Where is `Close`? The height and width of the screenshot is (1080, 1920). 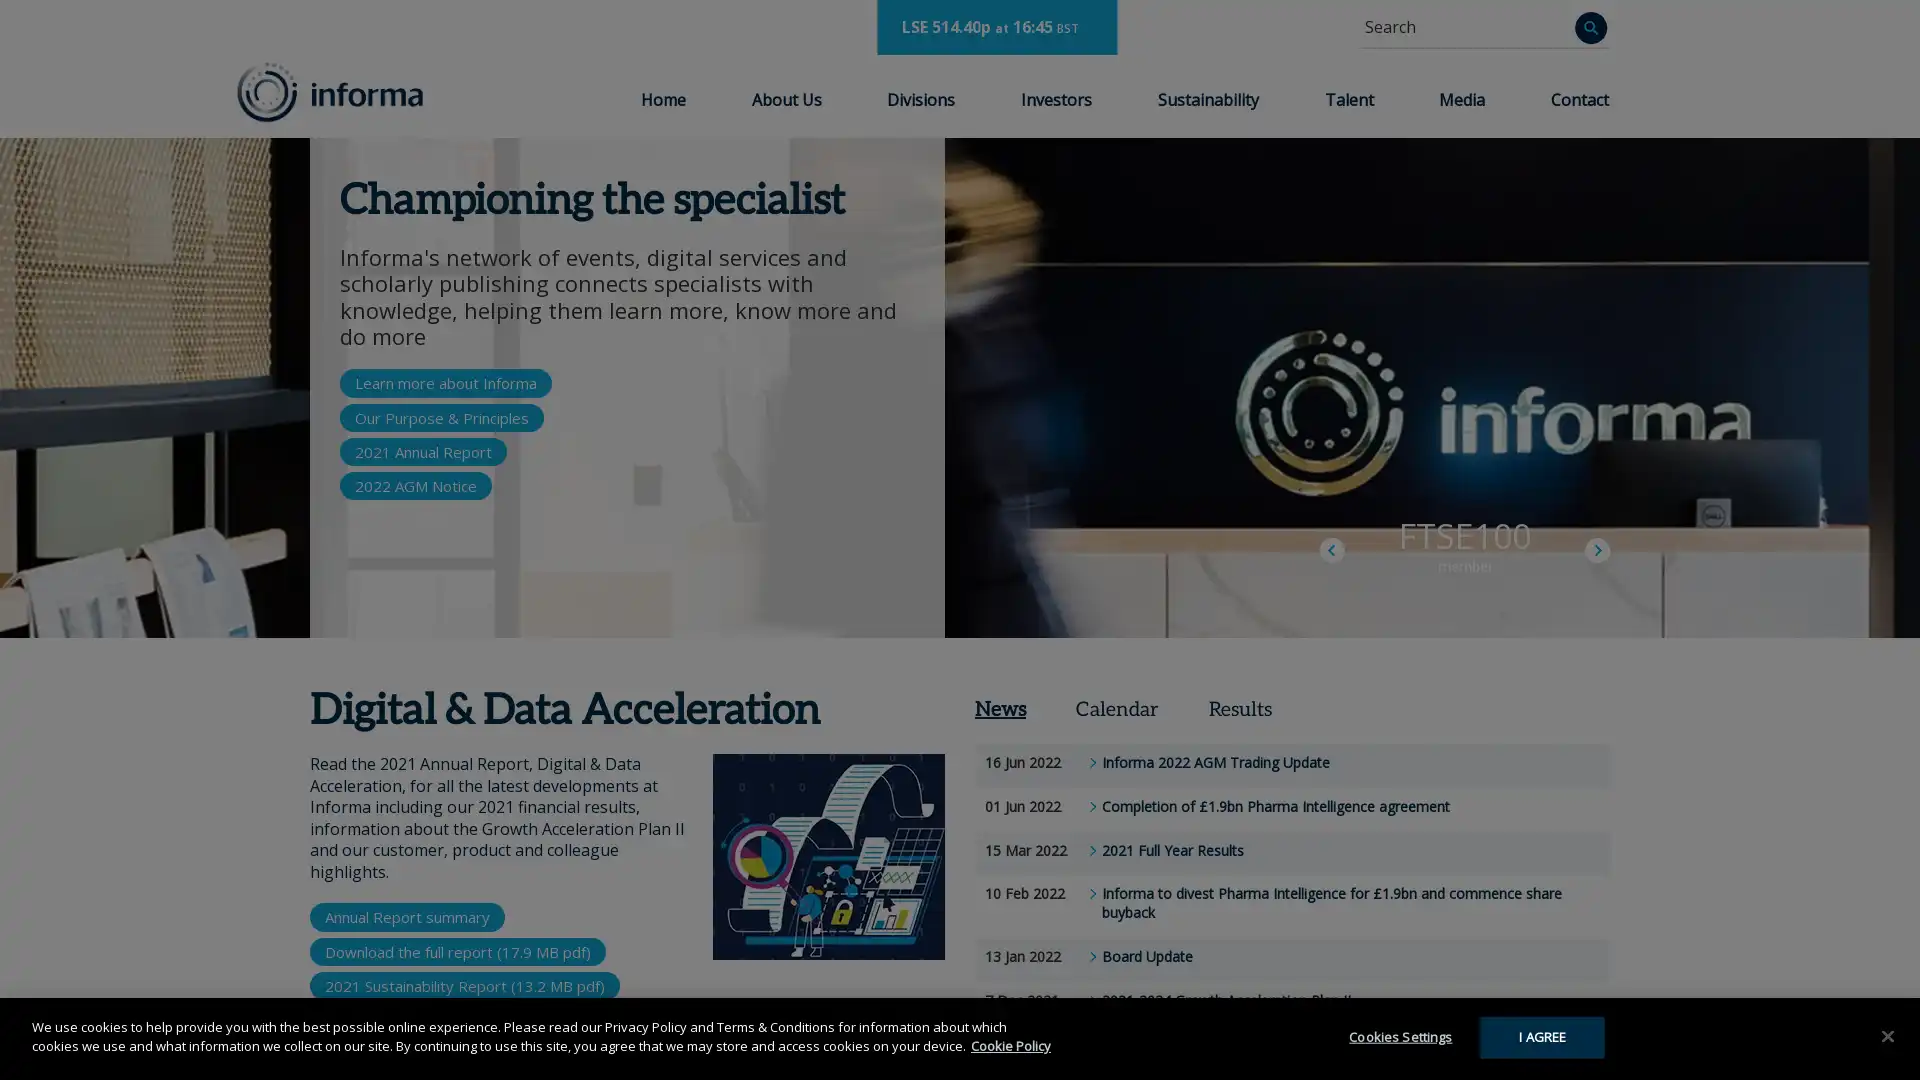
Close is located at coordinates (1886, 1035).